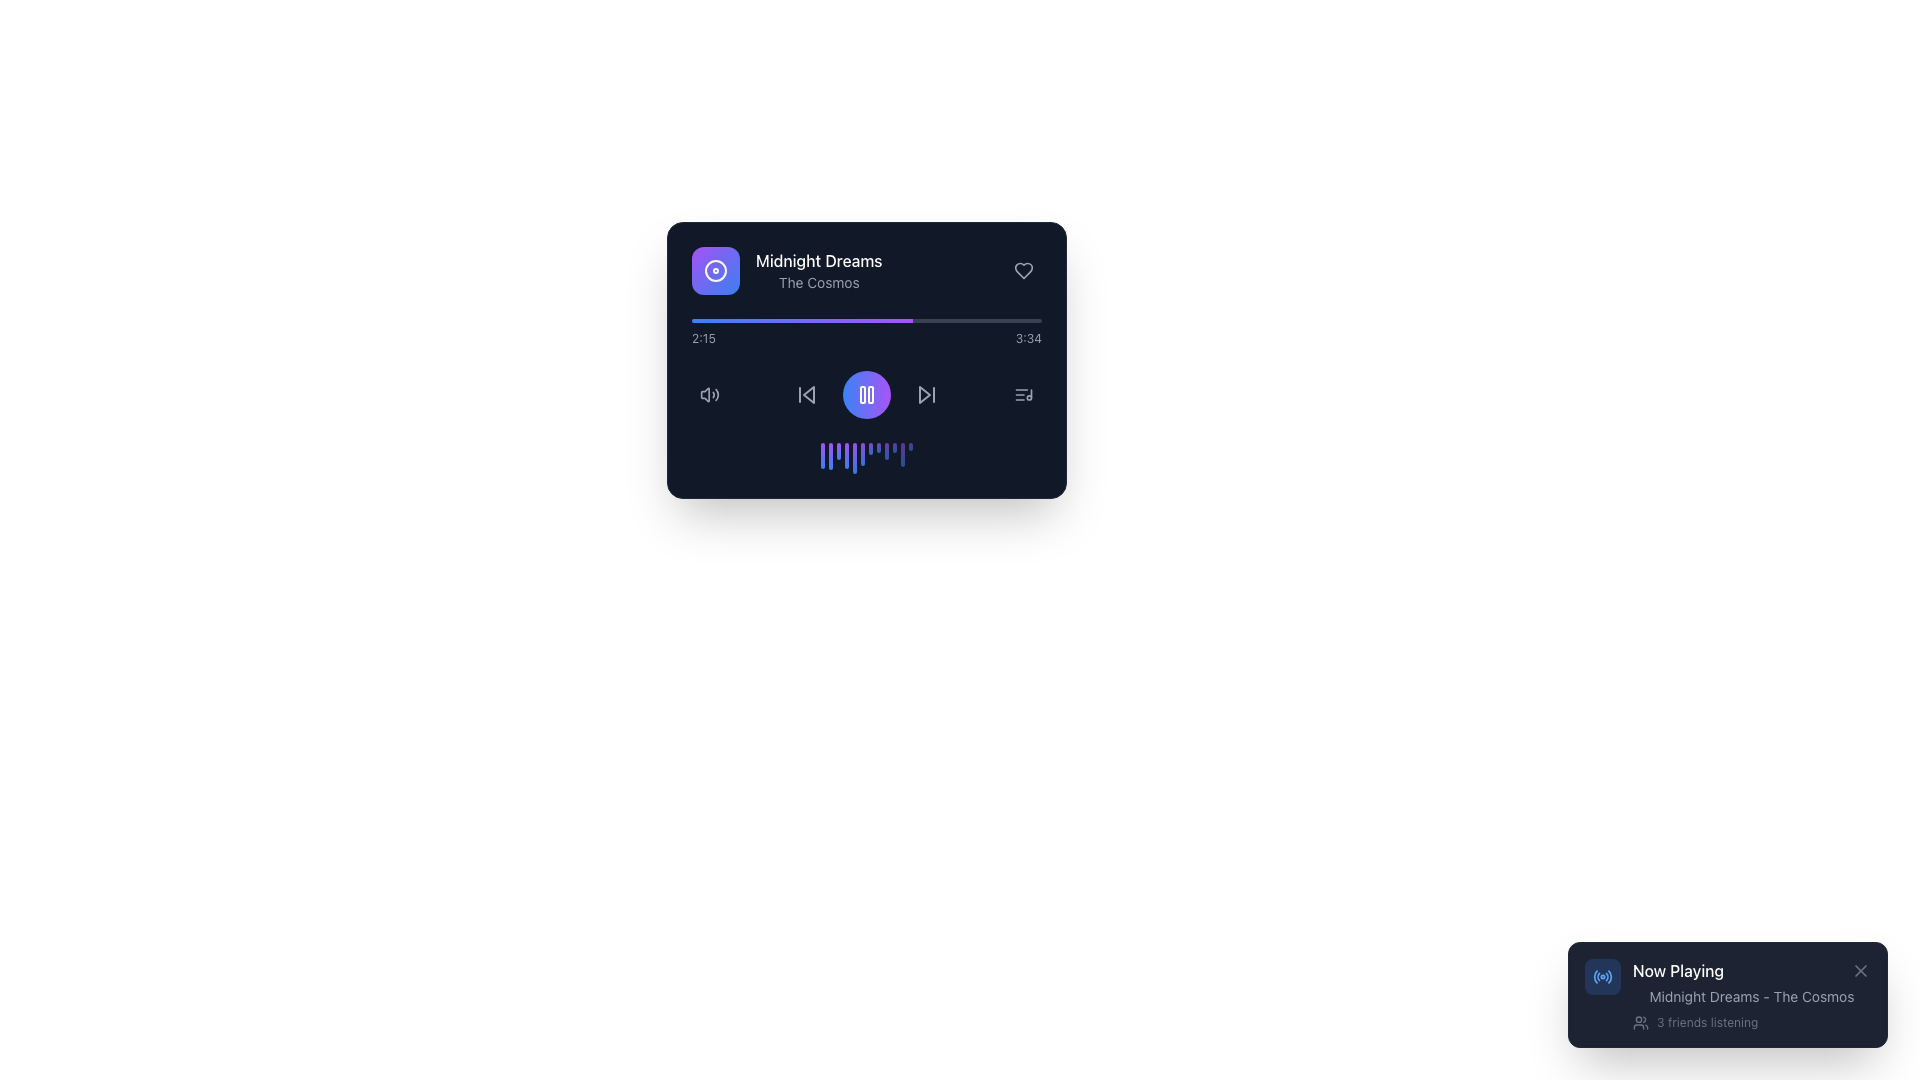 This screenshot has height=1080, width=1920. I want to click on playback progress, so click(761, 319).